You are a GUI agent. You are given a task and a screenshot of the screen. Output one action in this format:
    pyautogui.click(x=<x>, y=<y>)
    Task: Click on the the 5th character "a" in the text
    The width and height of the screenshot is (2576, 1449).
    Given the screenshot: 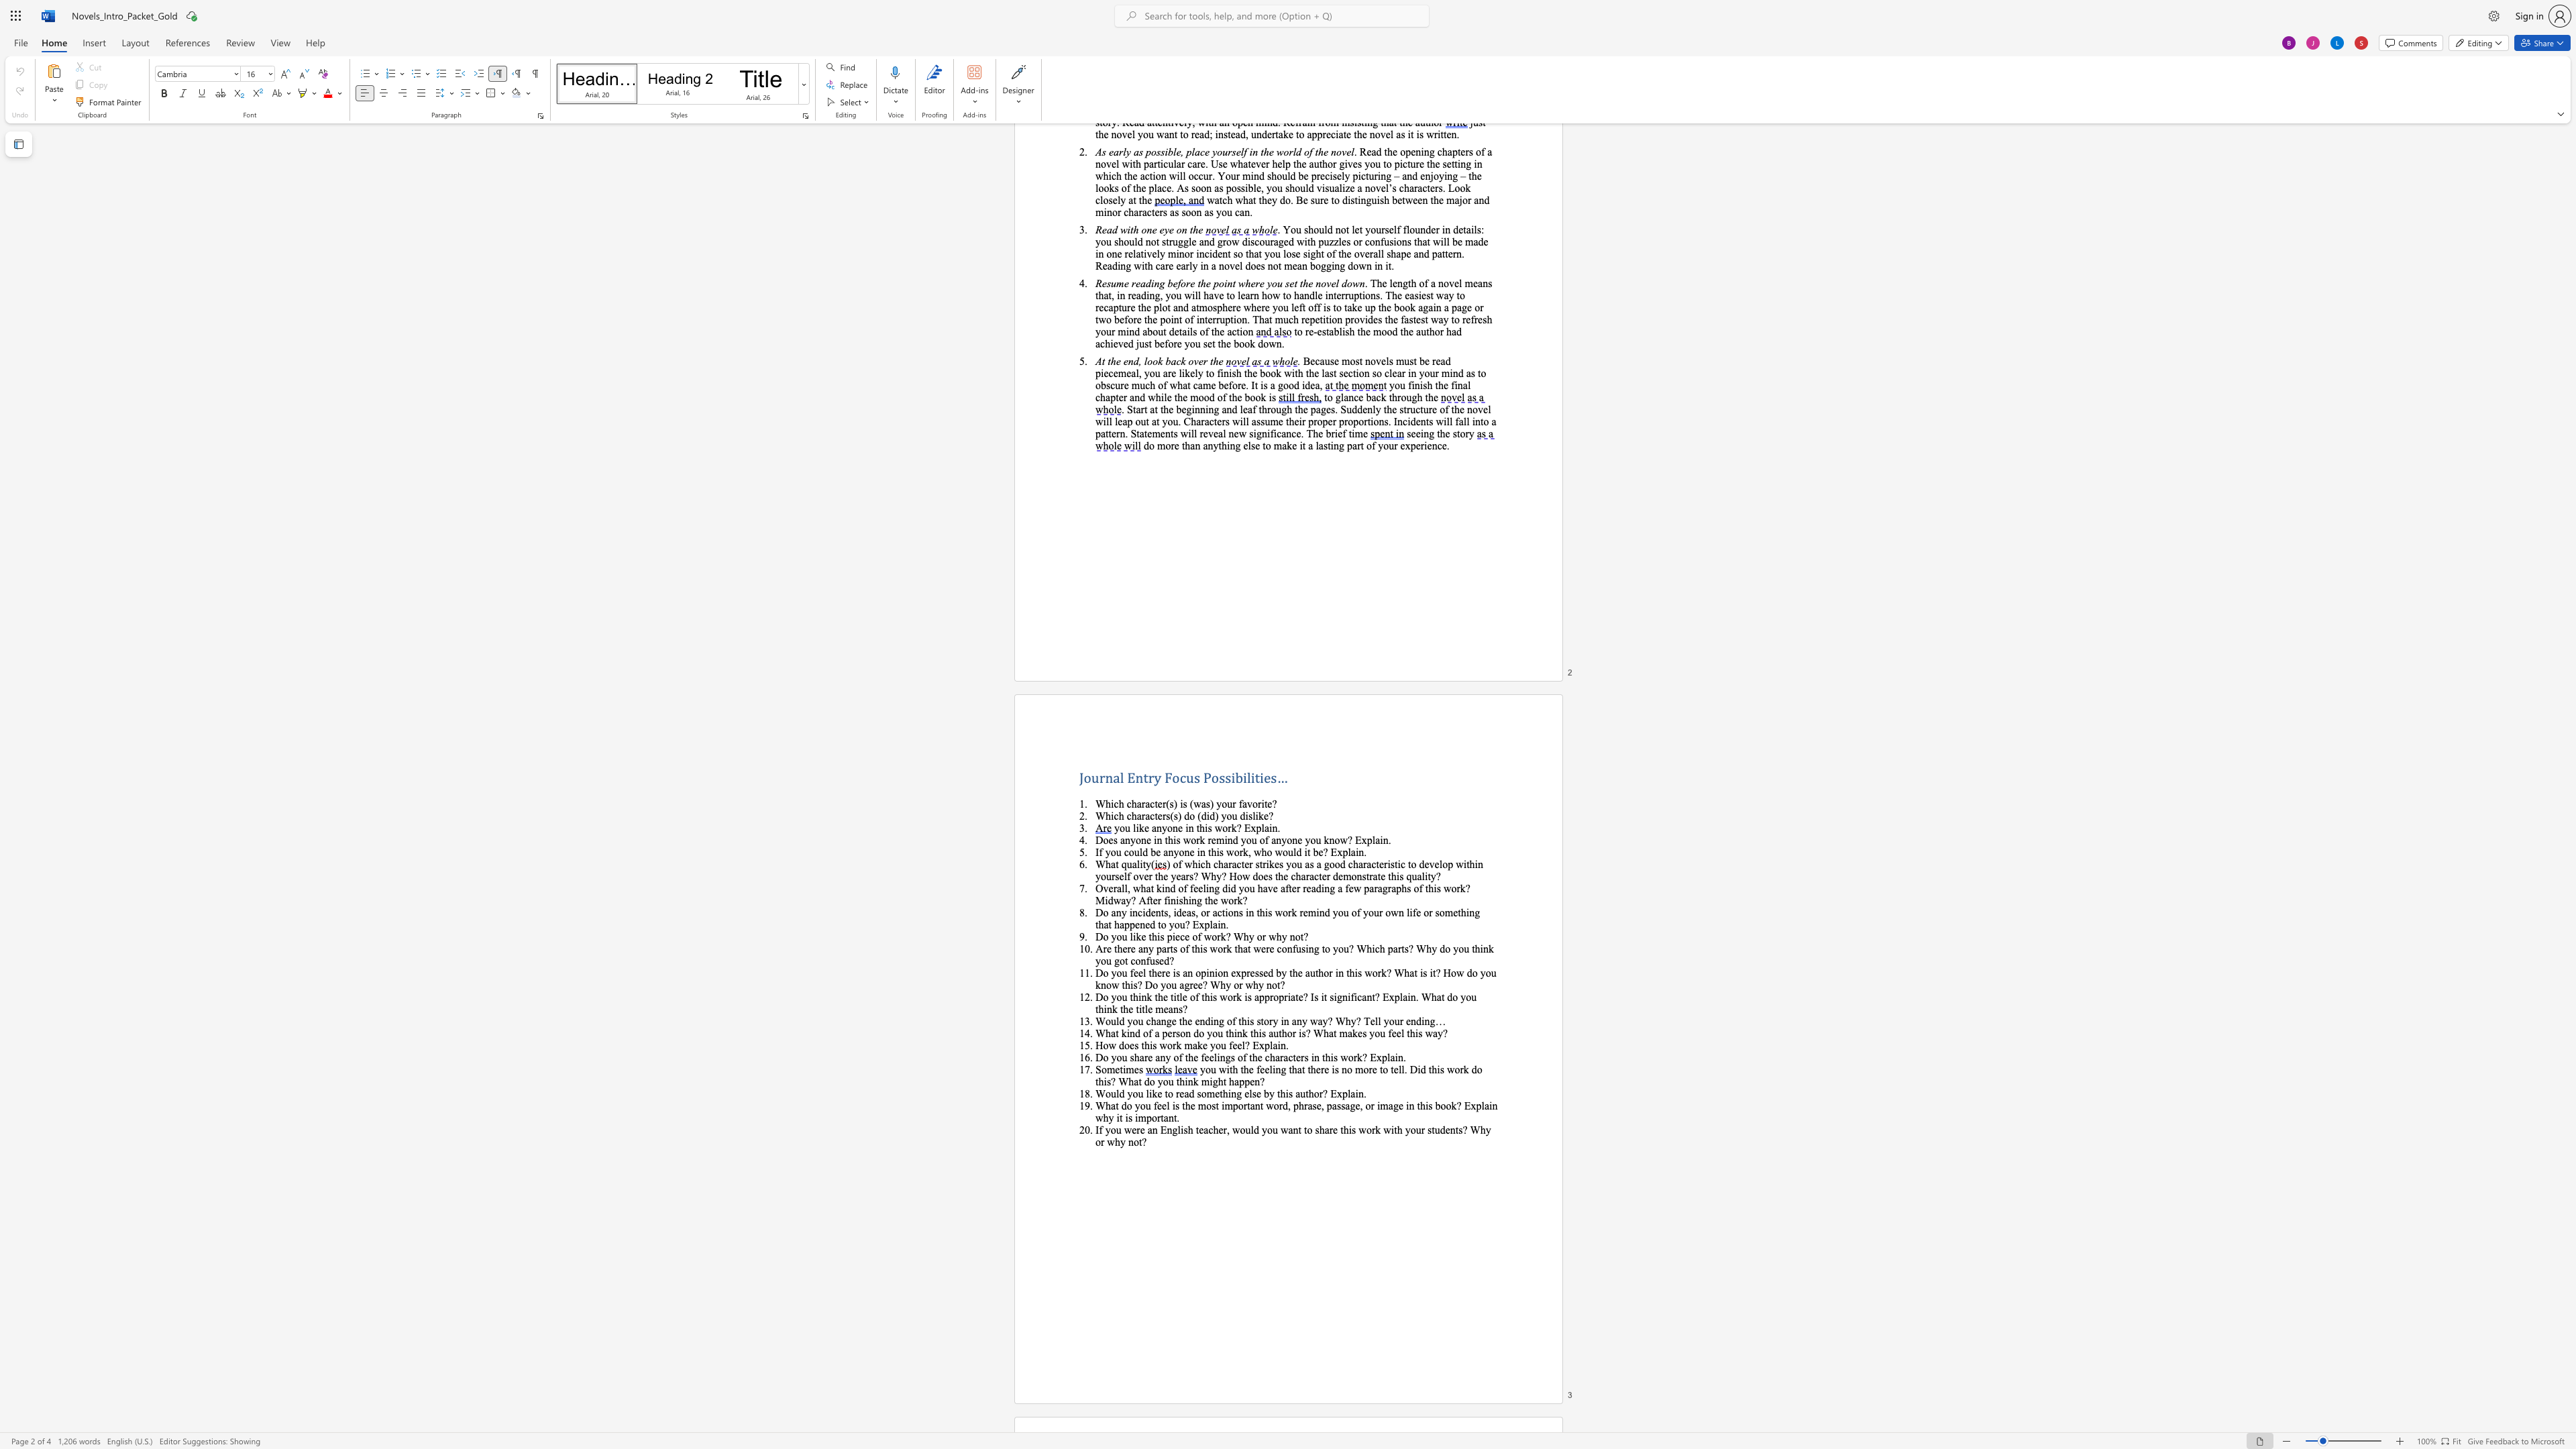 What is the action you would take?
    pyautogui.click(x=1122, y=923)
    